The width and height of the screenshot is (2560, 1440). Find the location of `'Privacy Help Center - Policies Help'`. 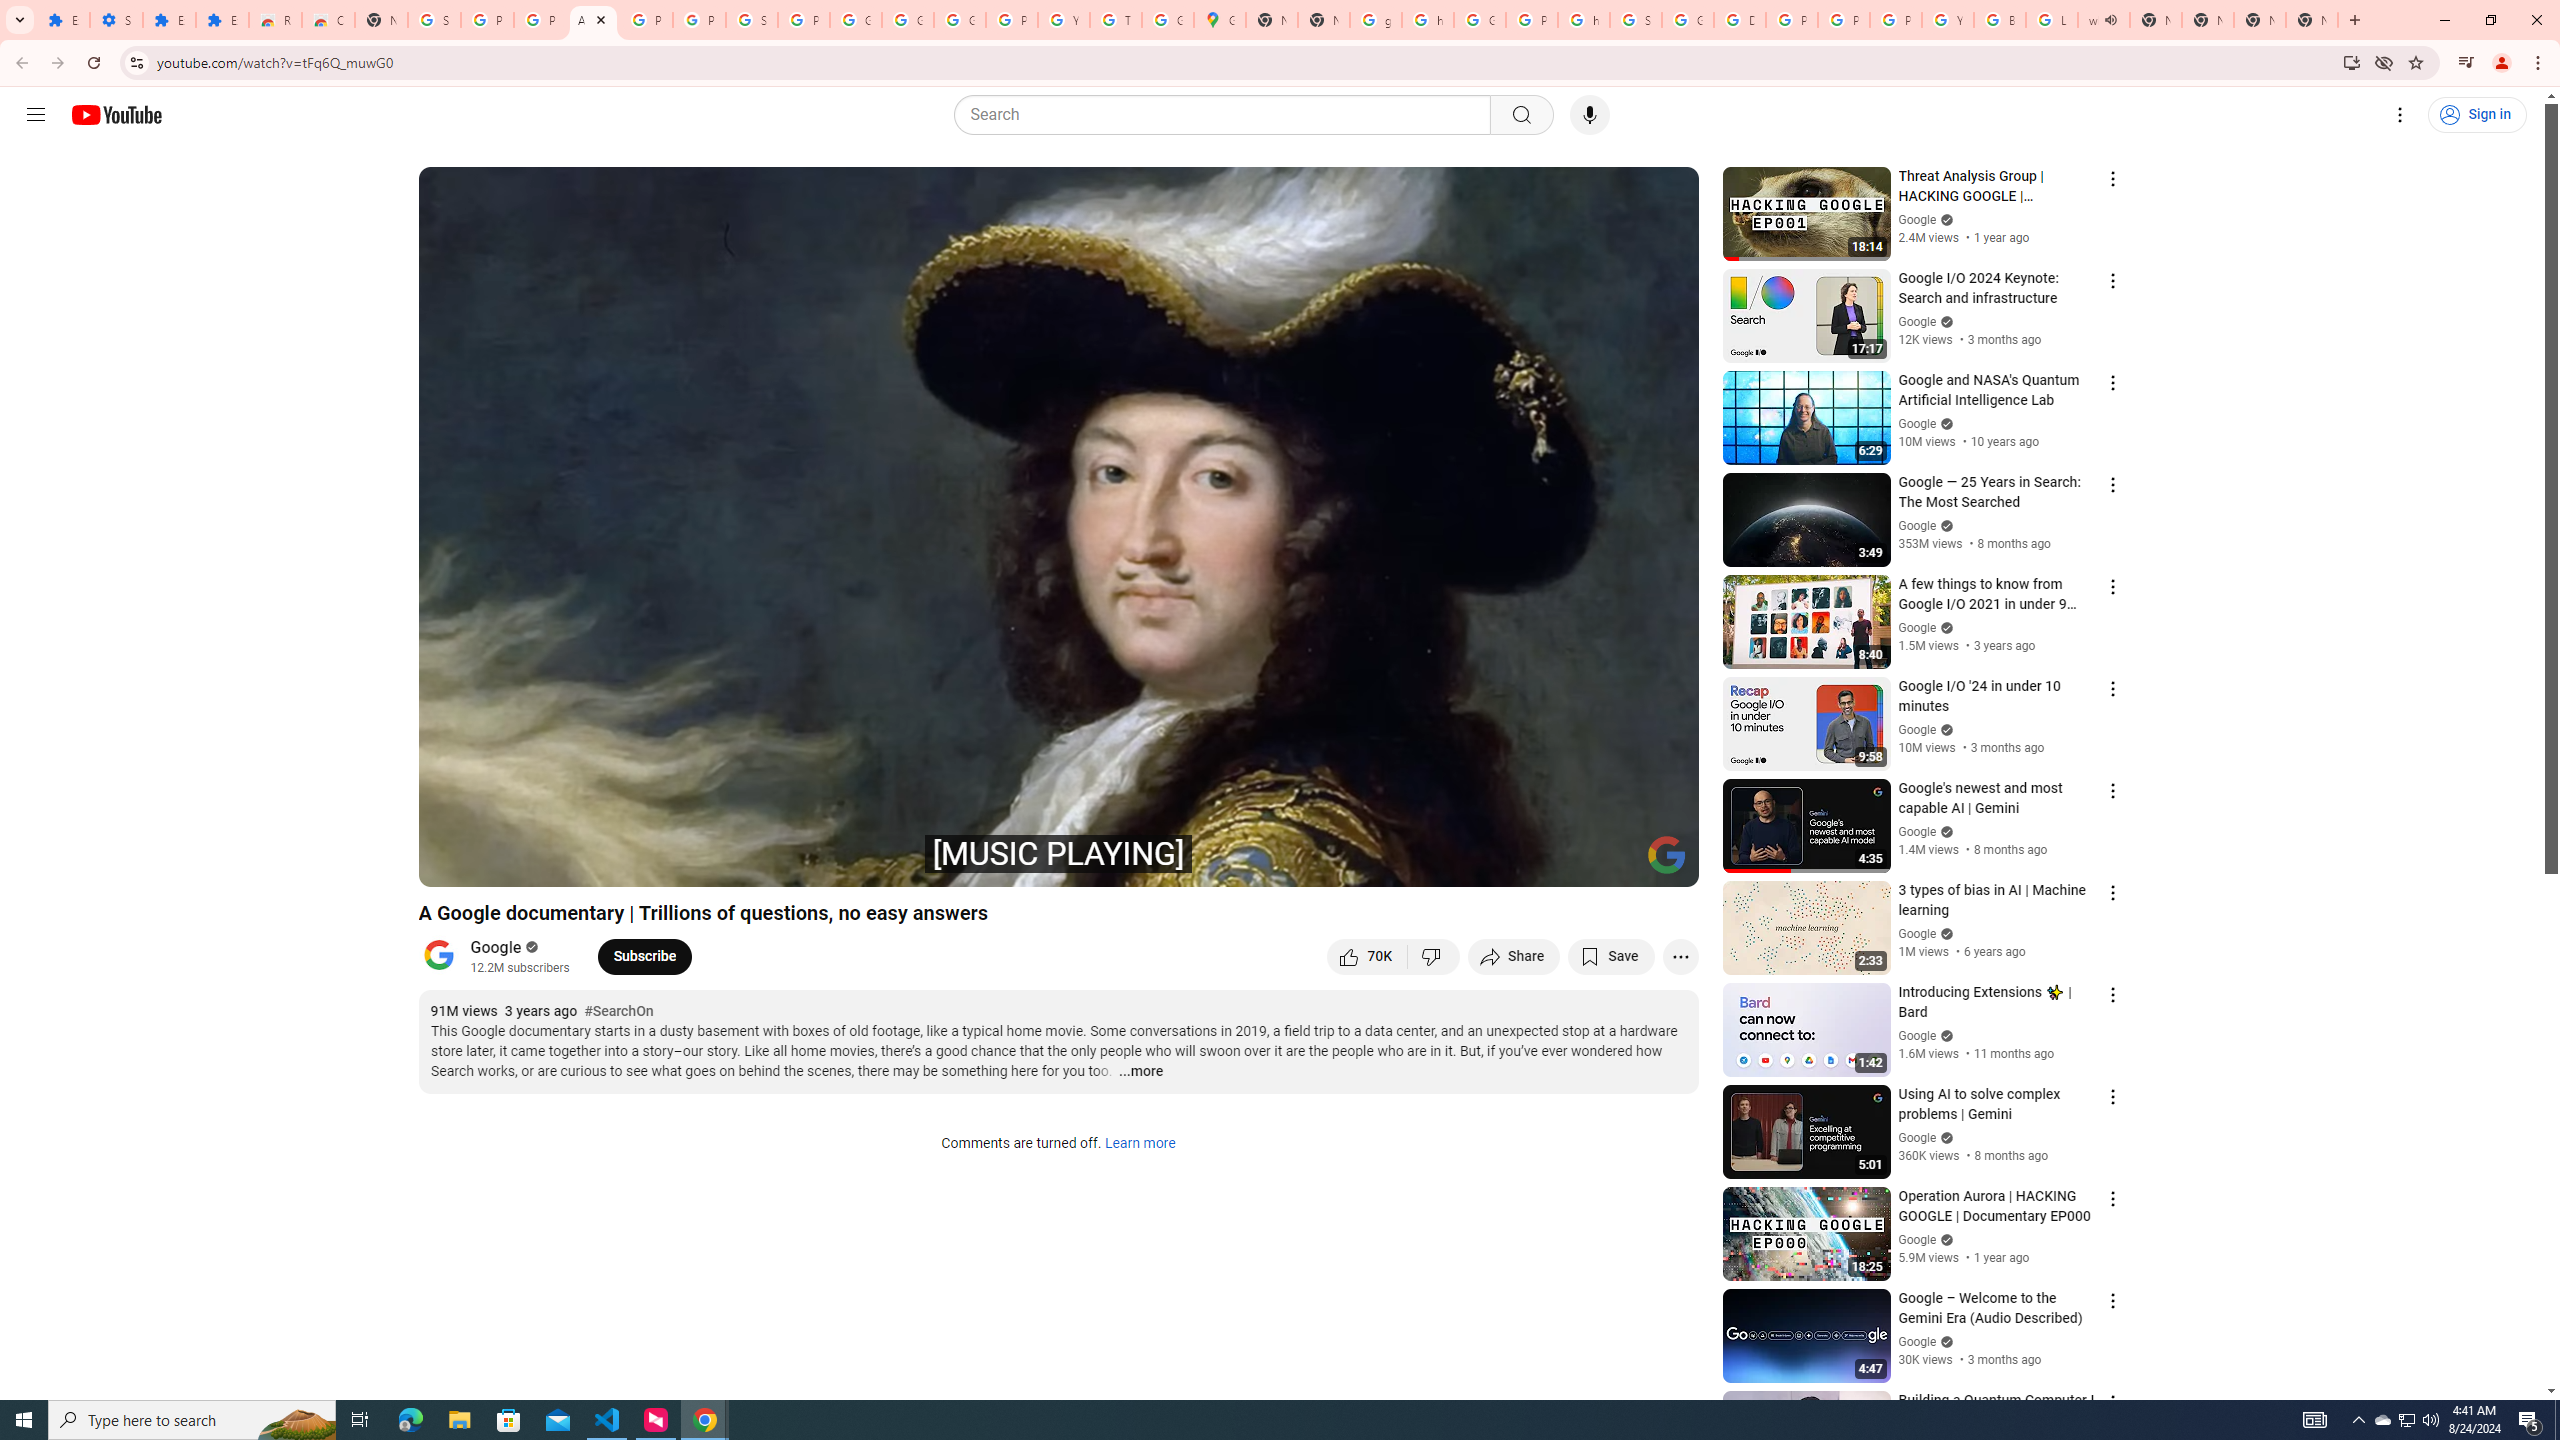

'Privacy Help Center - Policies Help' is located at coordinates (1843, 19).